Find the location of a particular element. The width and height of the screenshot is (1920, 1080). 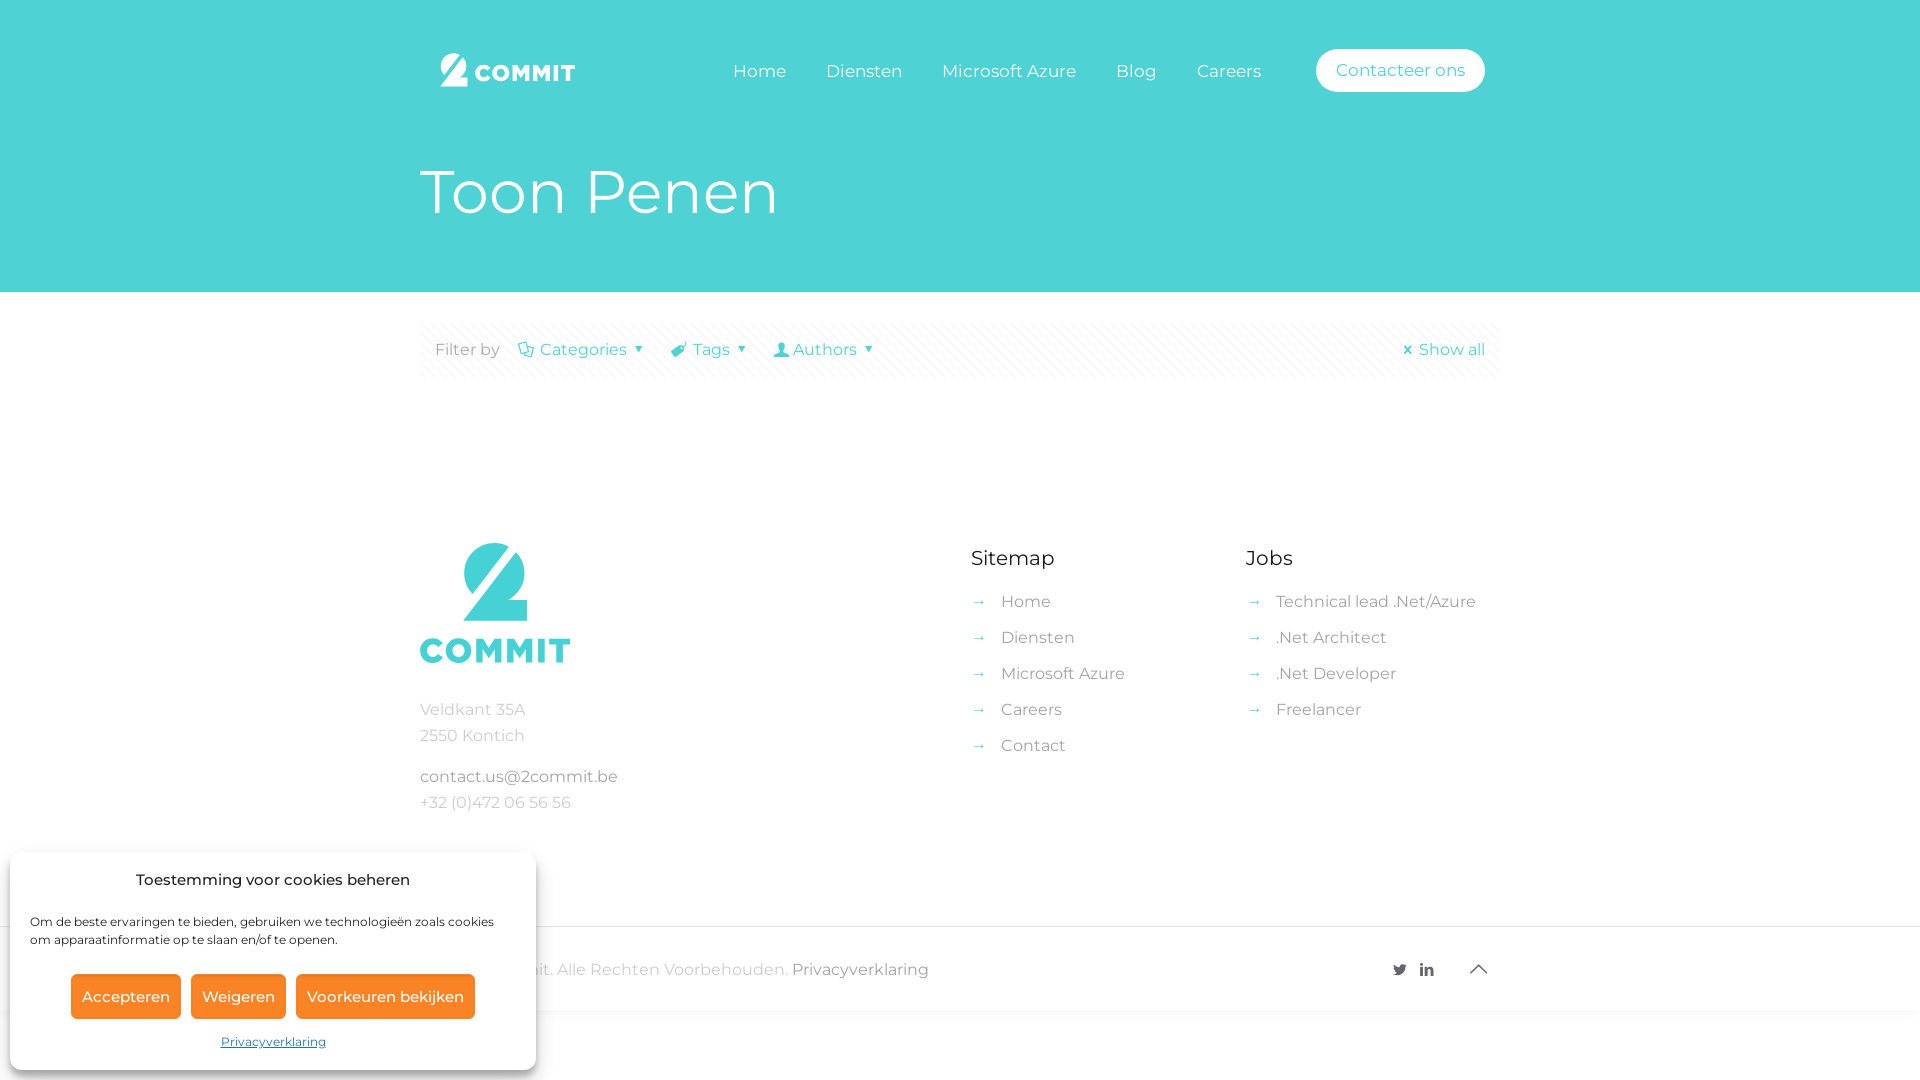

'LinkedIn' is located at coordinates (1426, 968).